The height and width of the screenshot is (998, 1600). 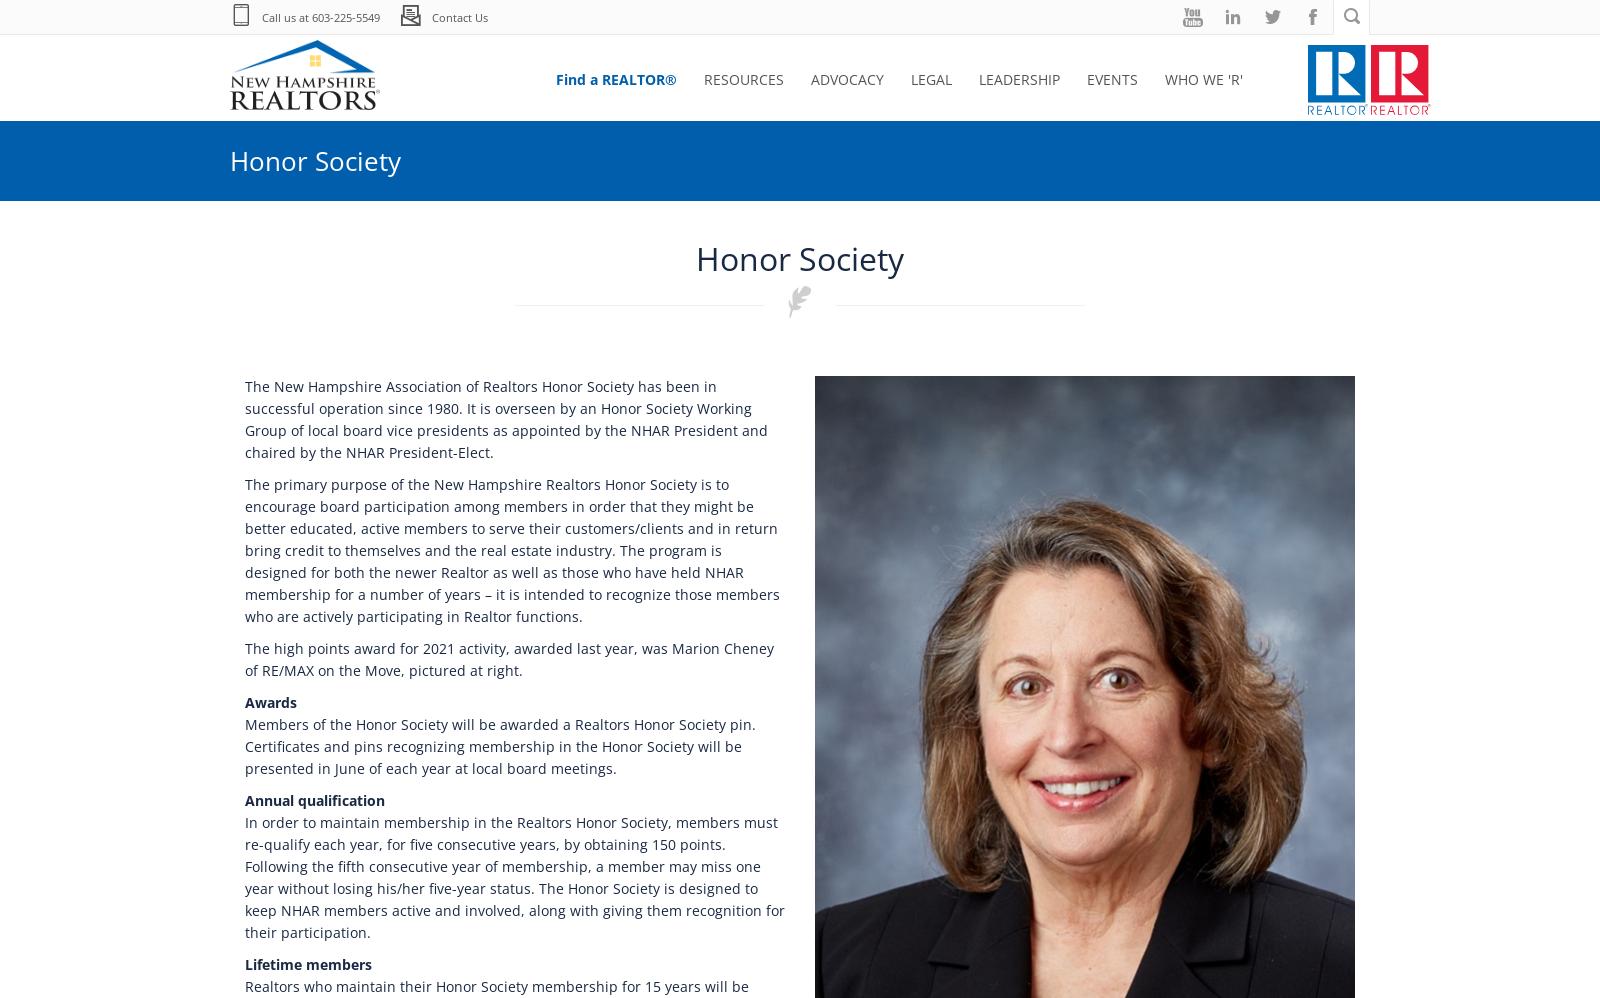 What do you see at coordinates (508, 658) in the screenshot?
I see `'The high points award for 2021 activity, awarded last year, was Marion Cheney of RE/MAX on the Move, pictured at right.'` at bounding box center [508, 658].